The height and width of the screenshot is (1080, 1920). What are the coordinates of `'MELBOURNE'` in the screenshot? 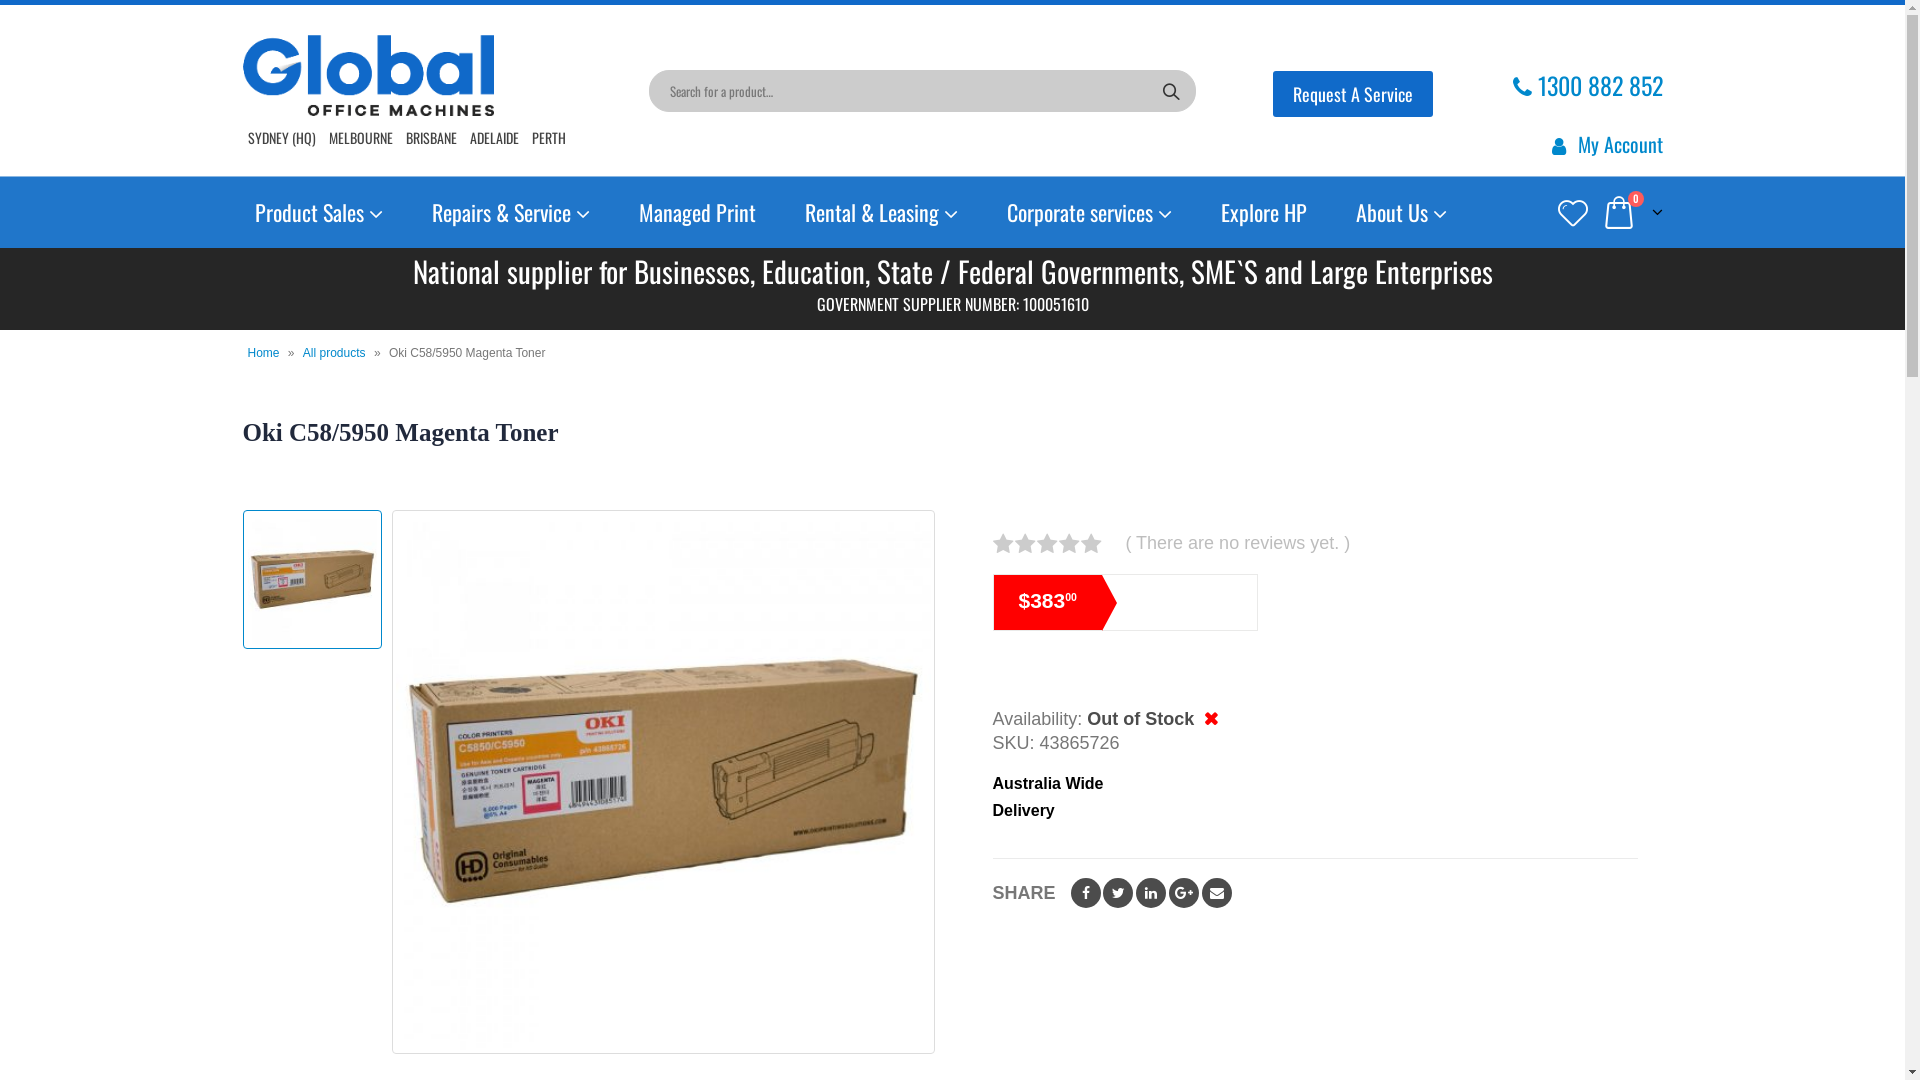 It's located at (327, 136).